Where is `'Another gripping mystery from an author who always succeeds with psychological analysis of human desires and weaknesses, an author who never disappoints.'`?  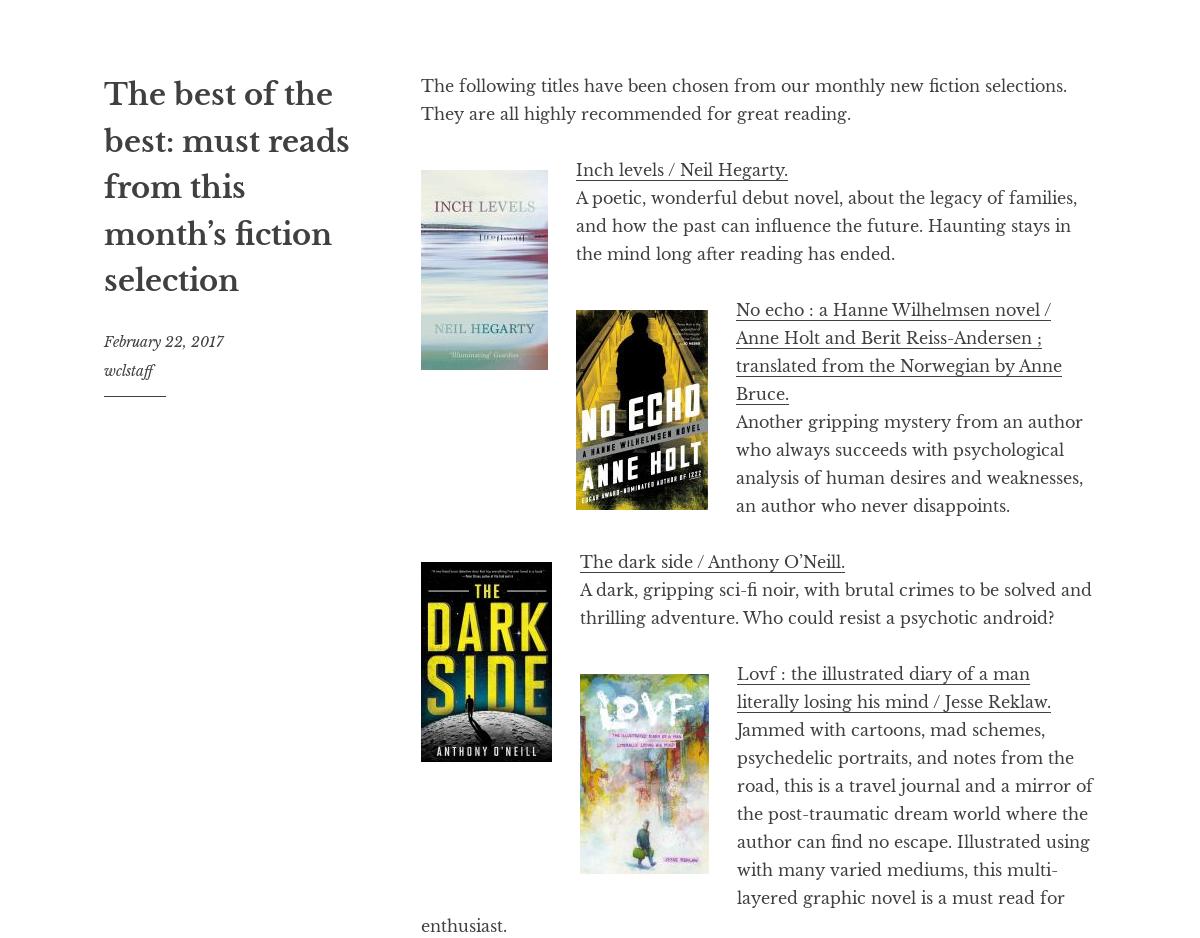
'Another gripping mystery from an author who always succeeds with psychological analysis of human desires and weaknesses, an author who never disappoints.' is located at coordinates (909, 463).